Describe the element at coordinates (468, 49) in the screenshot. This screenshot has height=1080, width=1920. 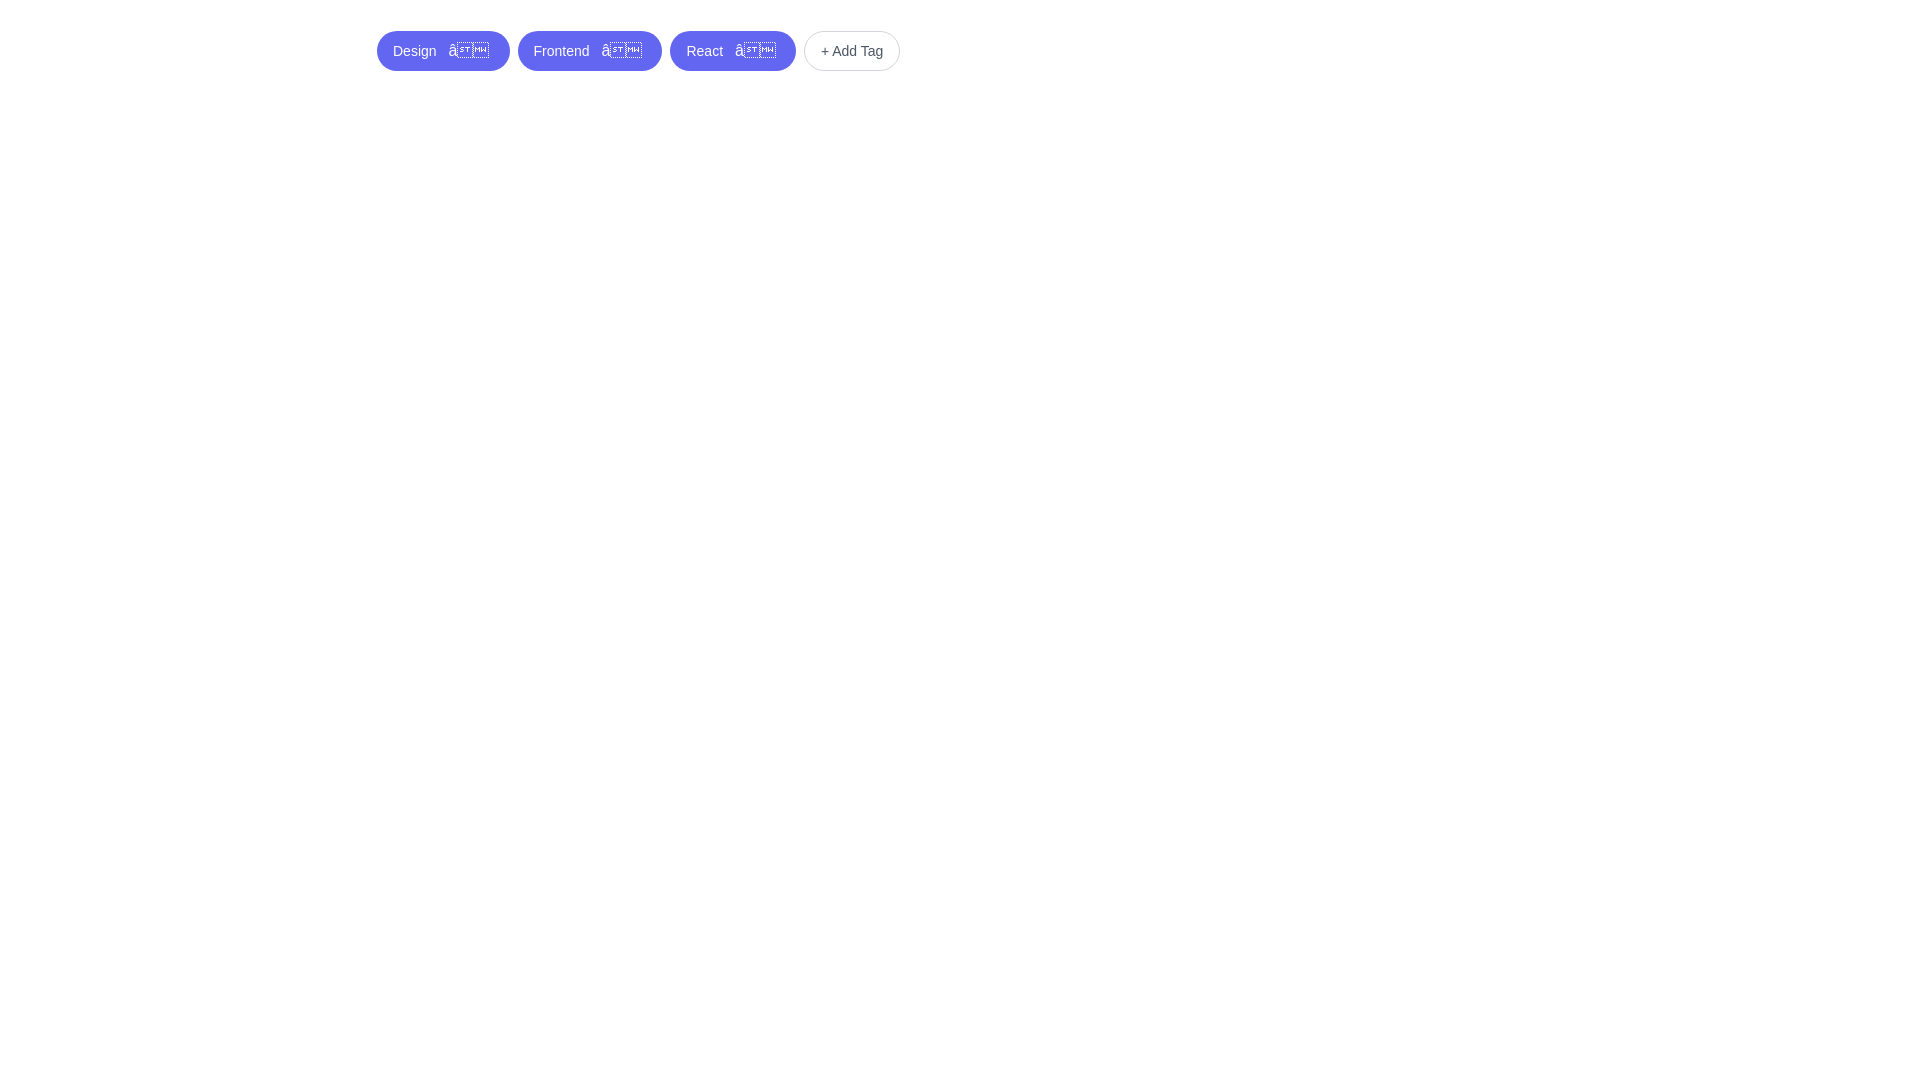
I see `the close button of the tag labeled Design` at that location.